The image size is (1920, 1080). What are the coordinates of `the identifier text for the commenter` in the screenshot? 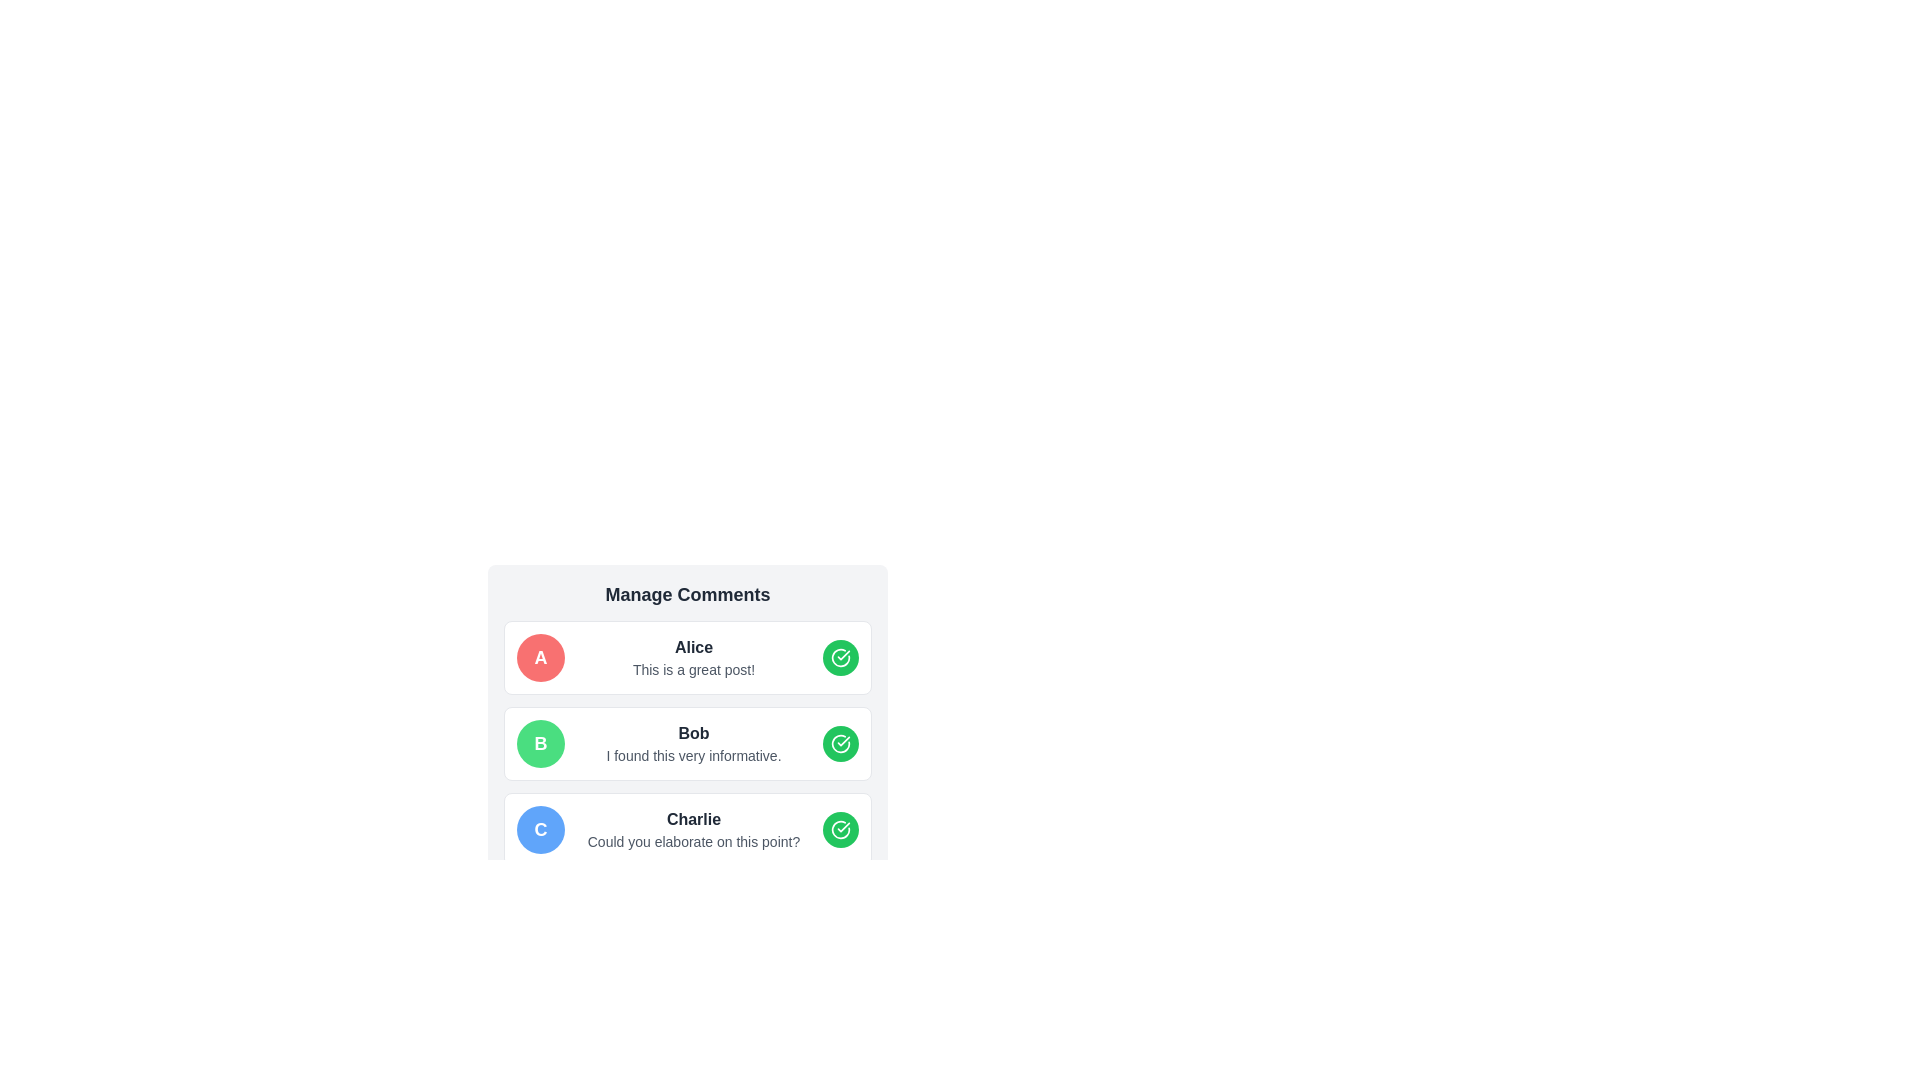 It's located at (694, 648).